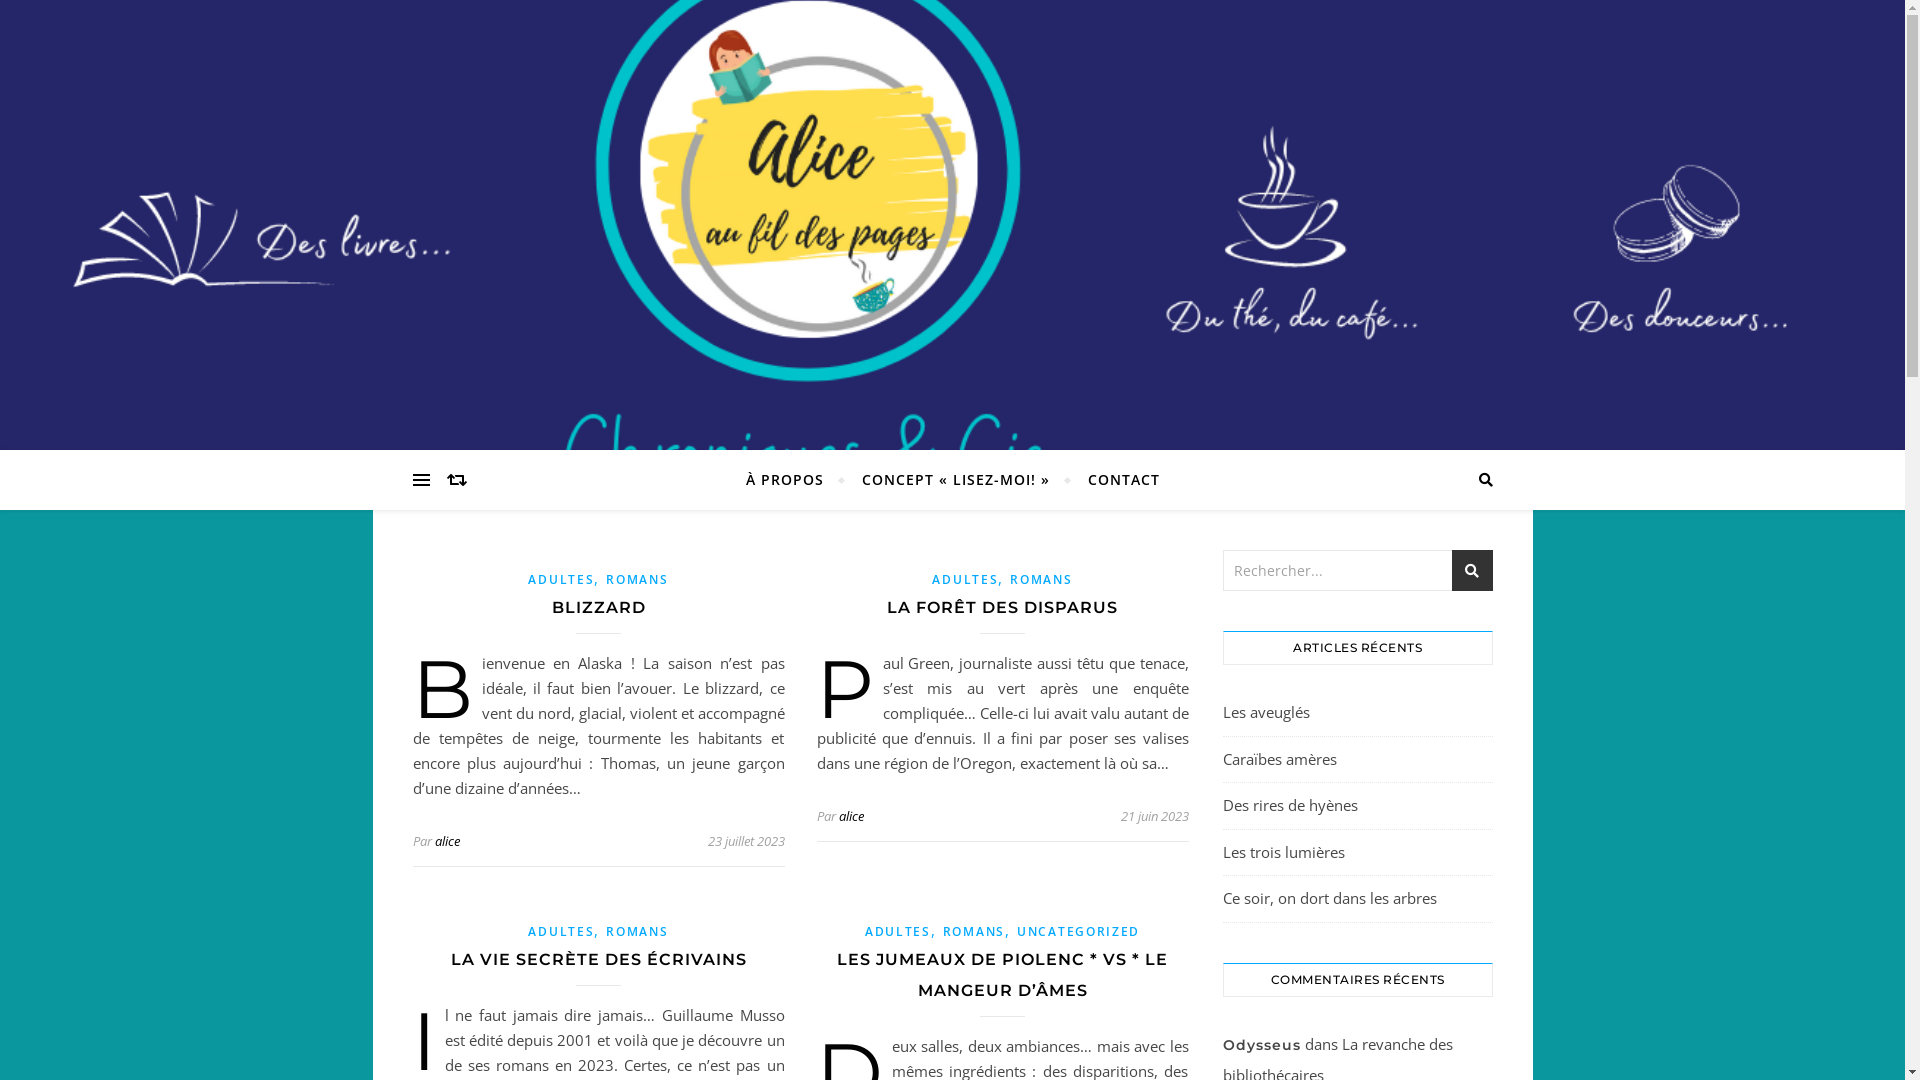 Image resolution: width=1920 pixels, height=1080 pixels. Describe the element at coordinates (1329, 897) in the screenshot. I see `'Ce soir, on dort dans les arbres'` at that location.